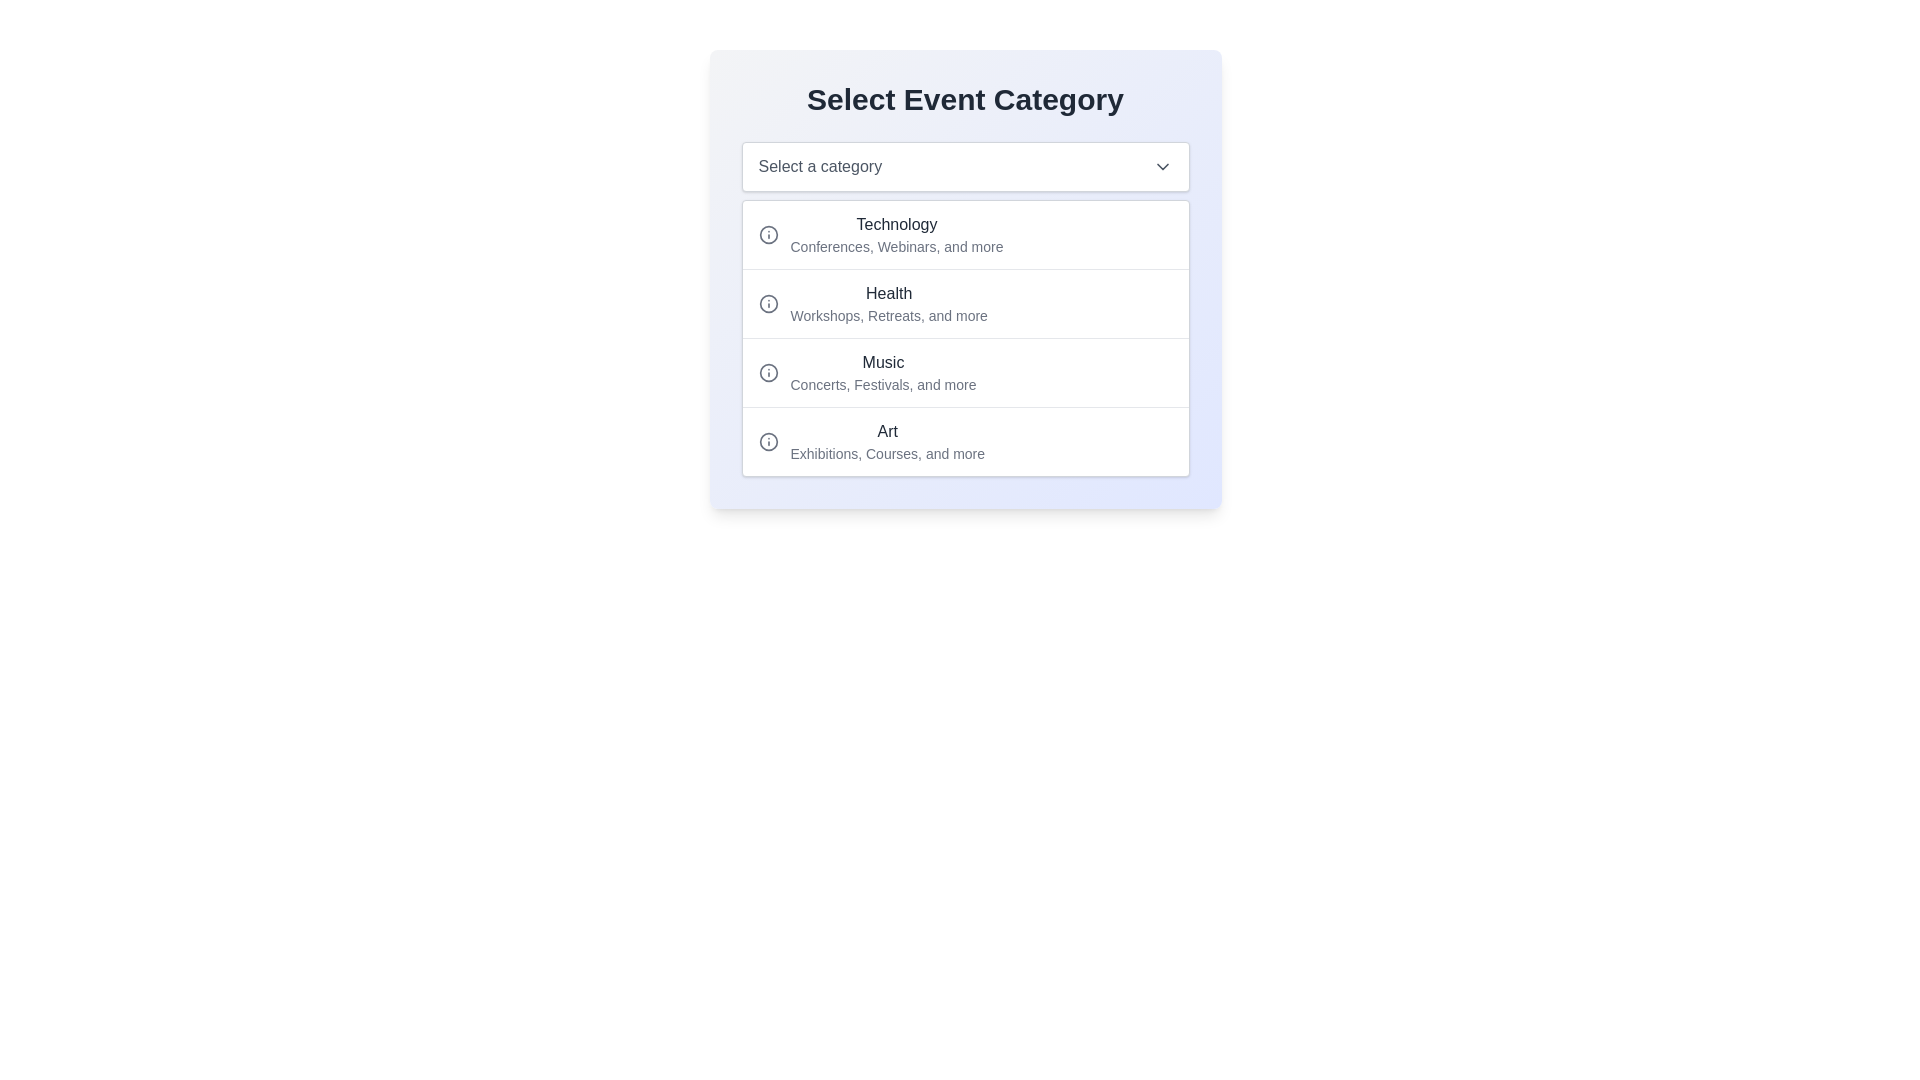 This screenshot has width=1920, height=1080. I want to click on the small circular icon with a gray outlined border and an 'i' inside, located next to the text 'Health', so click(767, 304).